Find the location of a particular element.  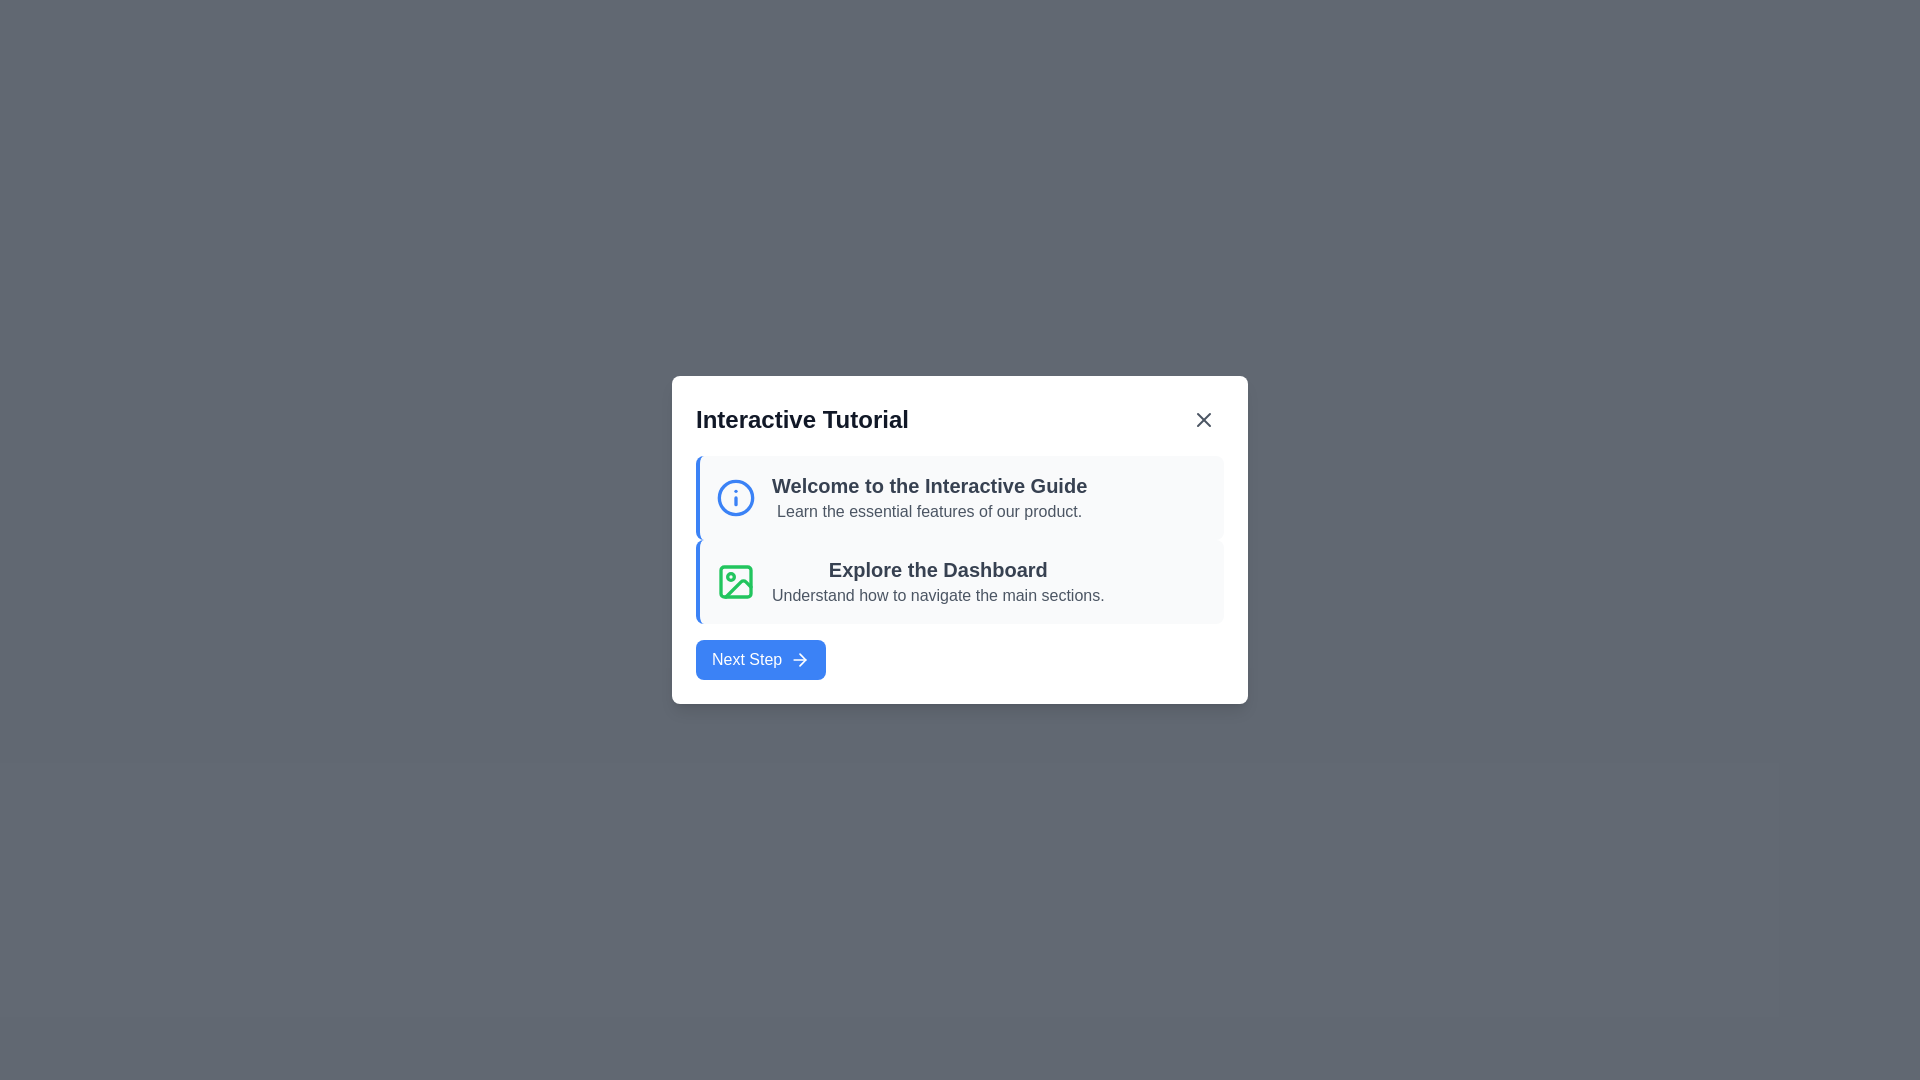

the heading text label located at the top of the list in the card interface is located at coordinates (928, 486).